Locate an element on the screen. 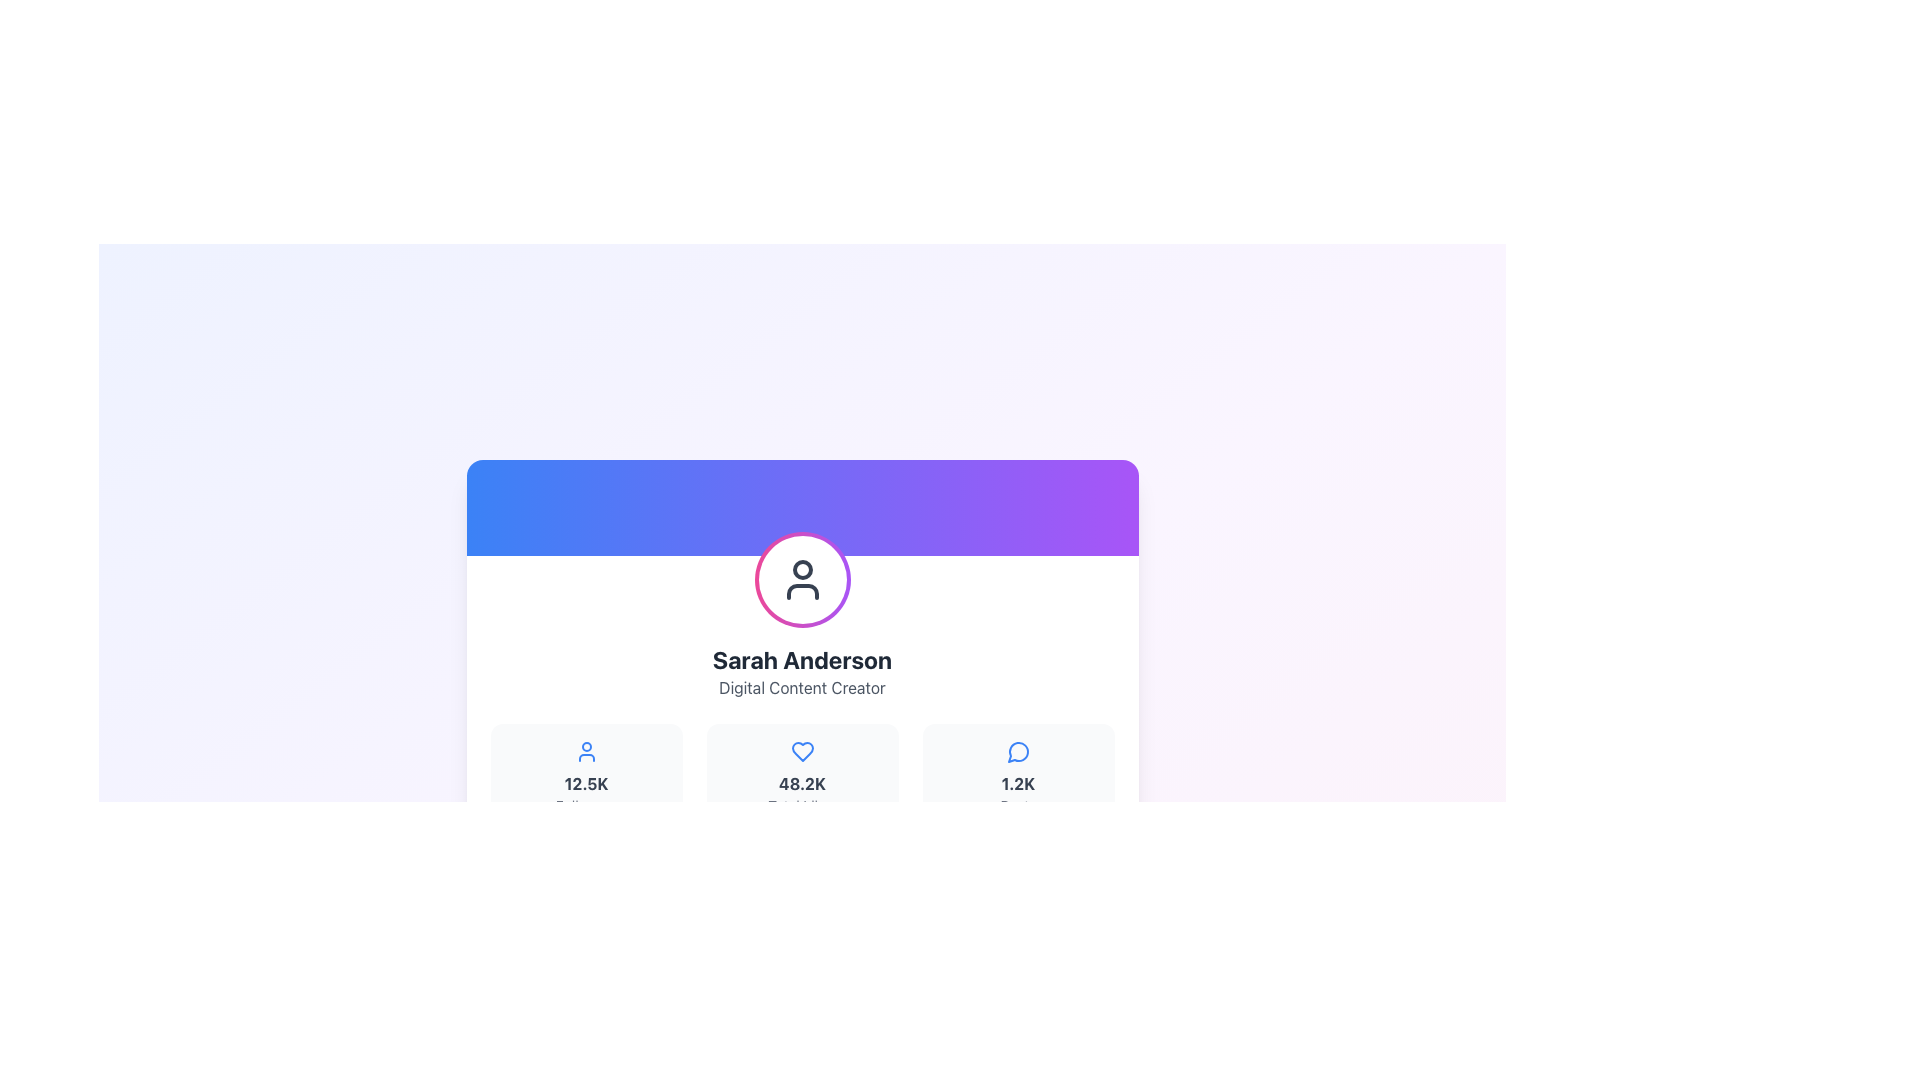  the labeled link or category item located in the second row, second column of the grid, which signifies a category related to influencers is located at coordinates (962, 990).